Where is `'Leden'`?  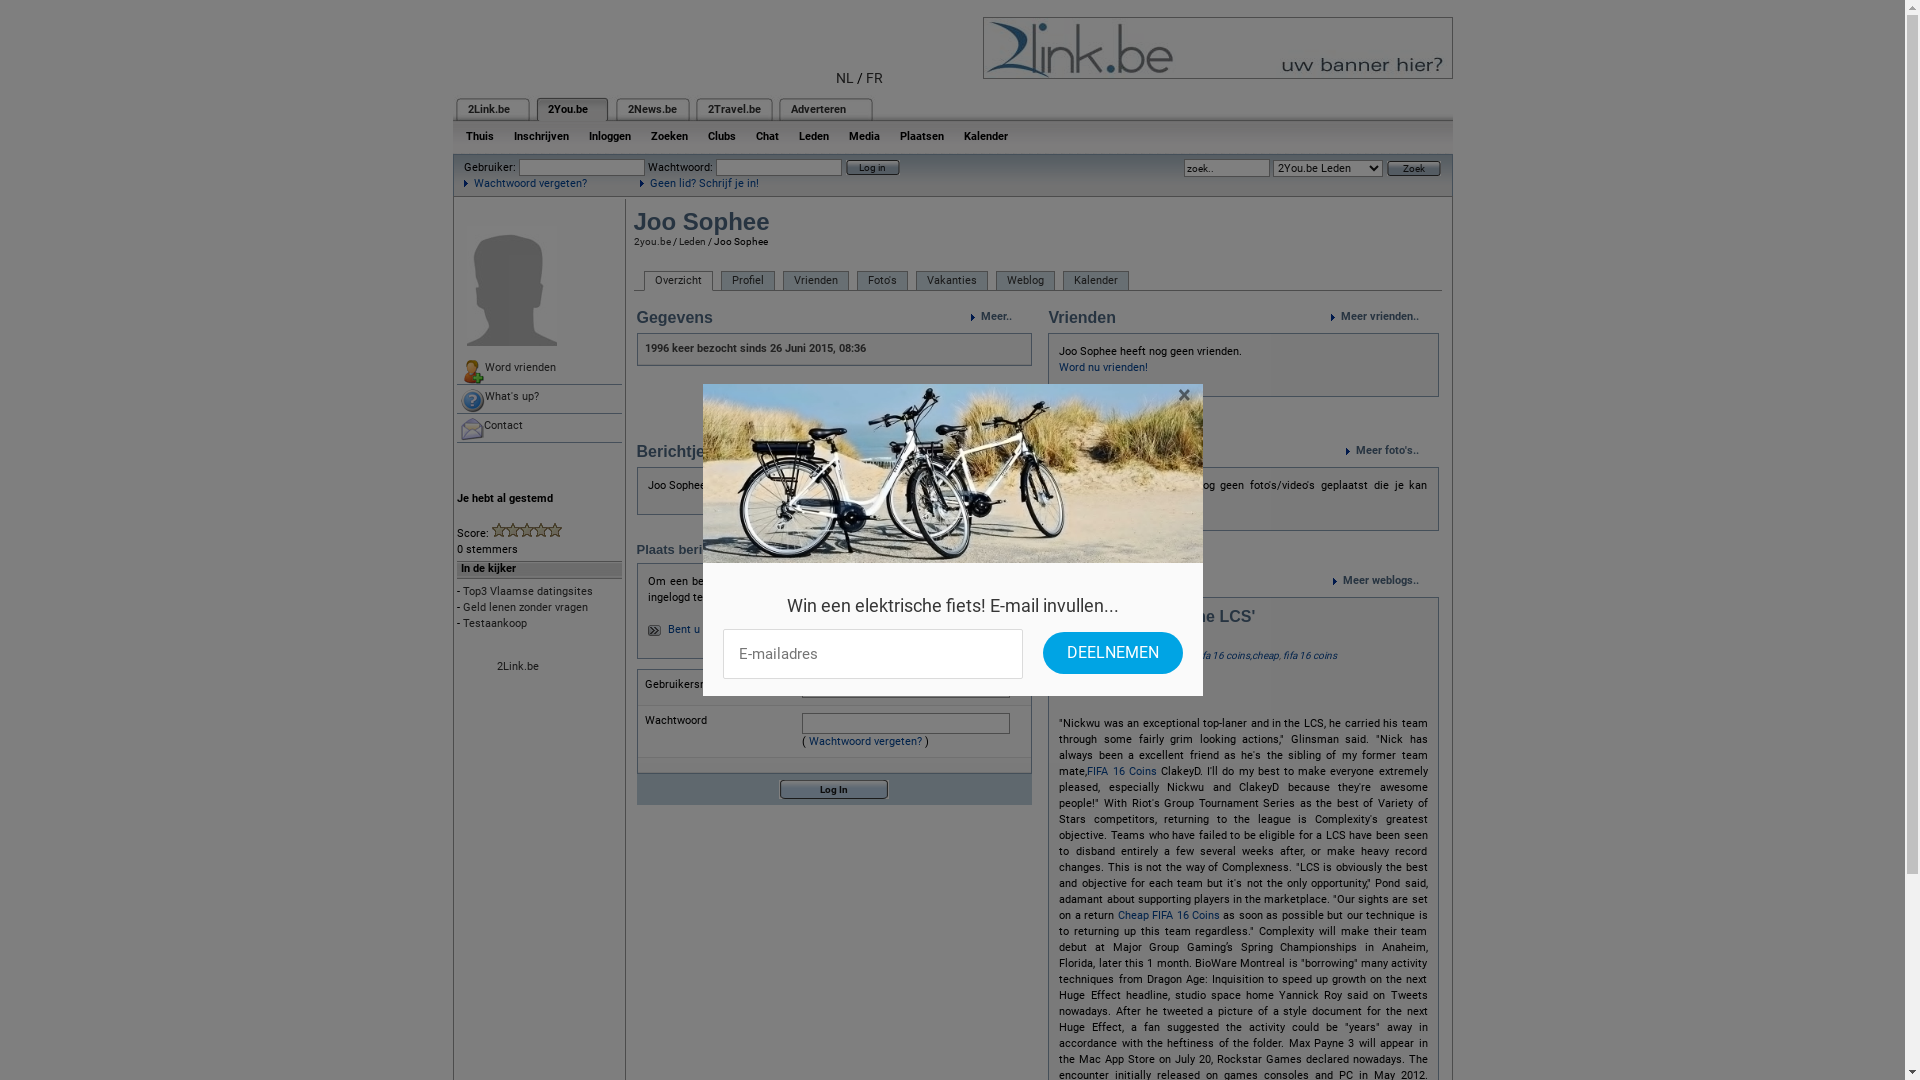
'Leden' is located at coordinates (691, 240).